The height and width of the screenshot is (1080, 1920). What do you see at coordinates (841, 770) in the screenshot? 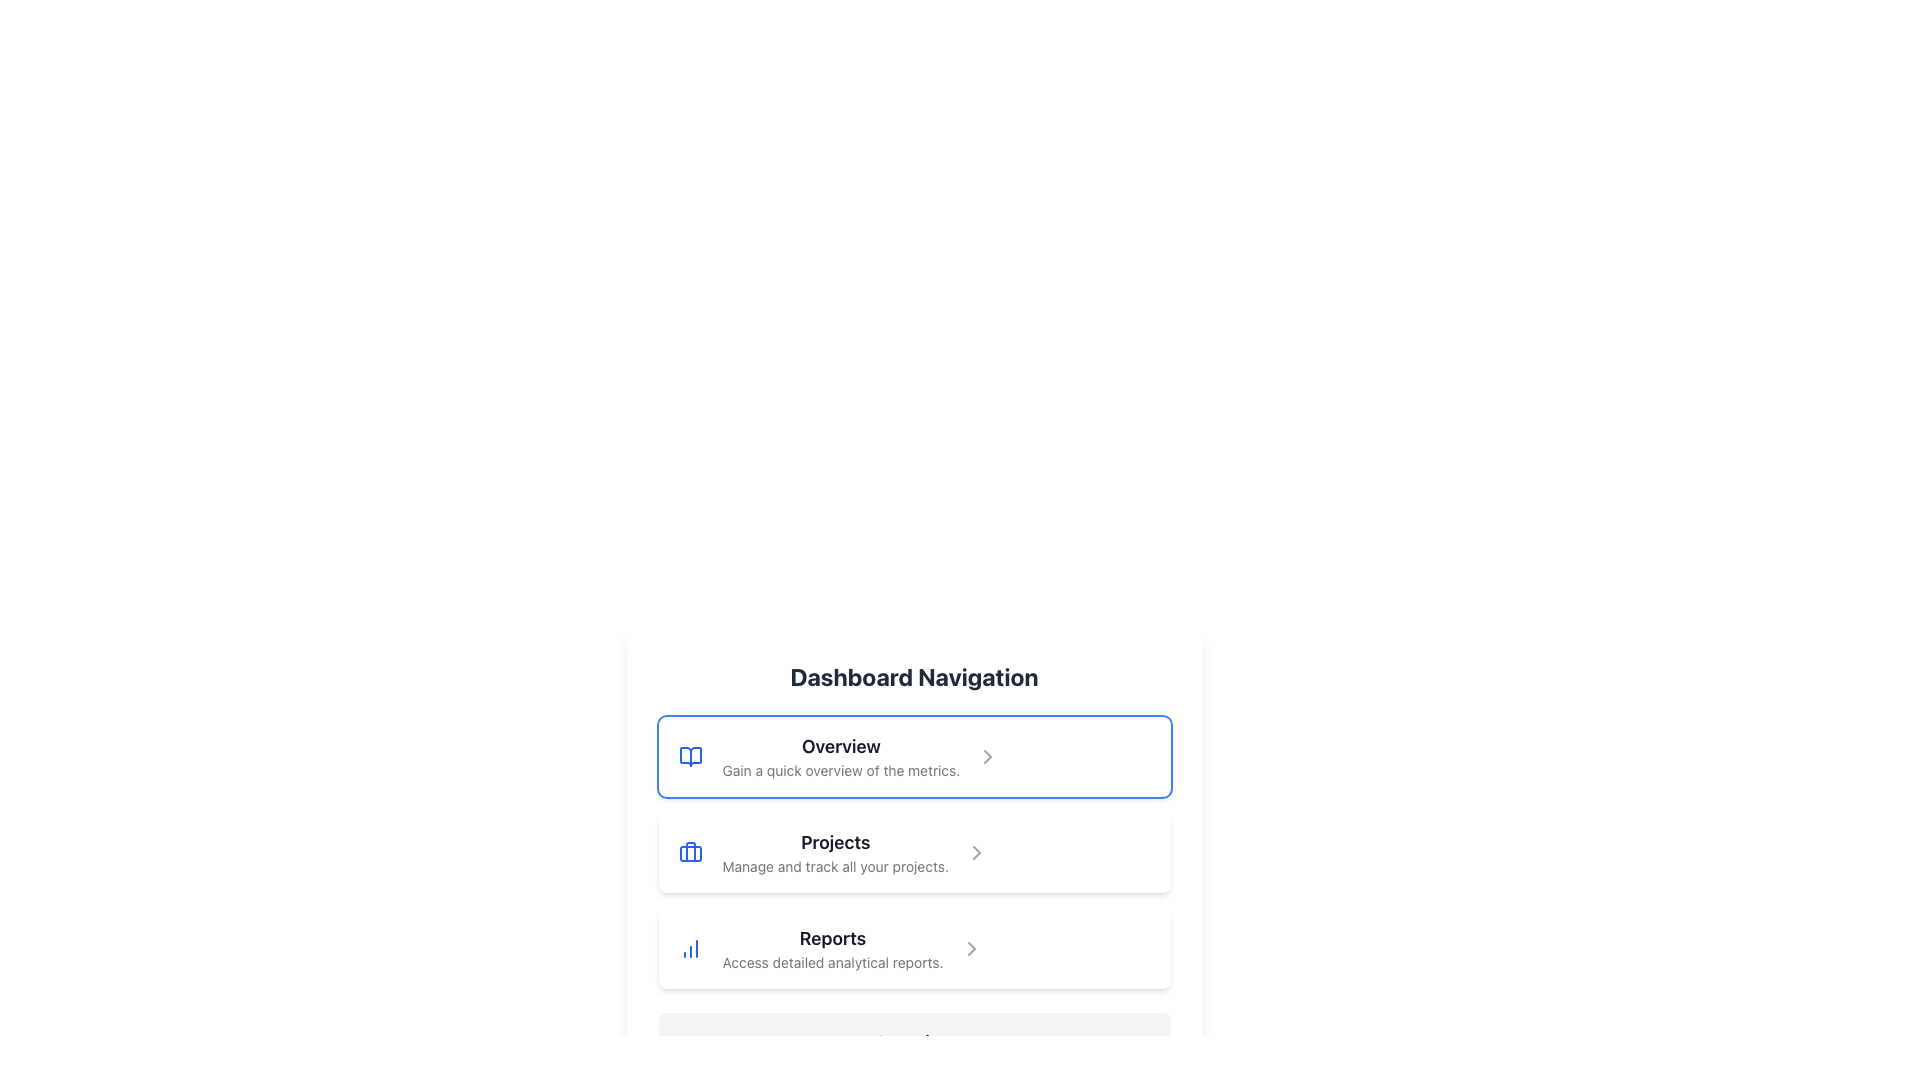
I see `the text label that reads 'Gain a quick overview of the metrics.' which is located below the title 'Overview' in the 'Overview' section` at bounding box center [841, 770].